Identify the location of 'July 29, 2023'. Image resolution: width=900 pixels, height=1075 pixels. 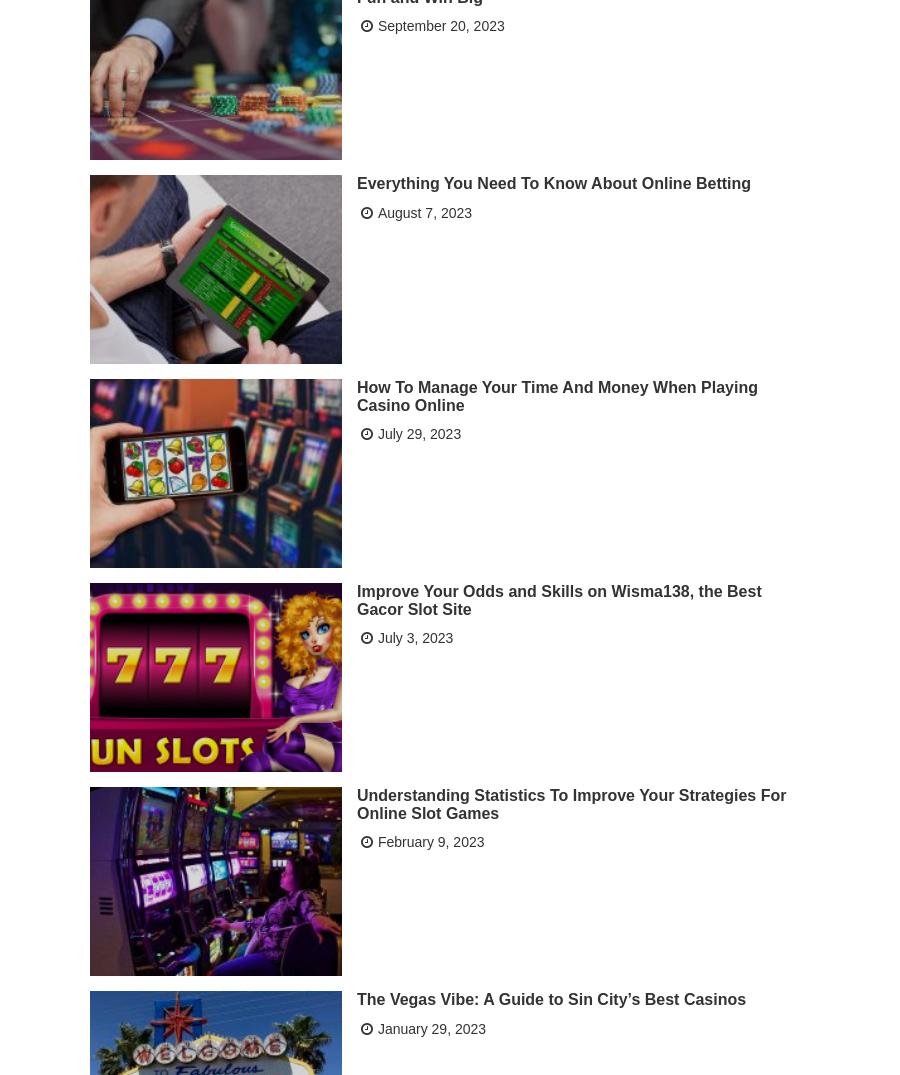
(419, 432).